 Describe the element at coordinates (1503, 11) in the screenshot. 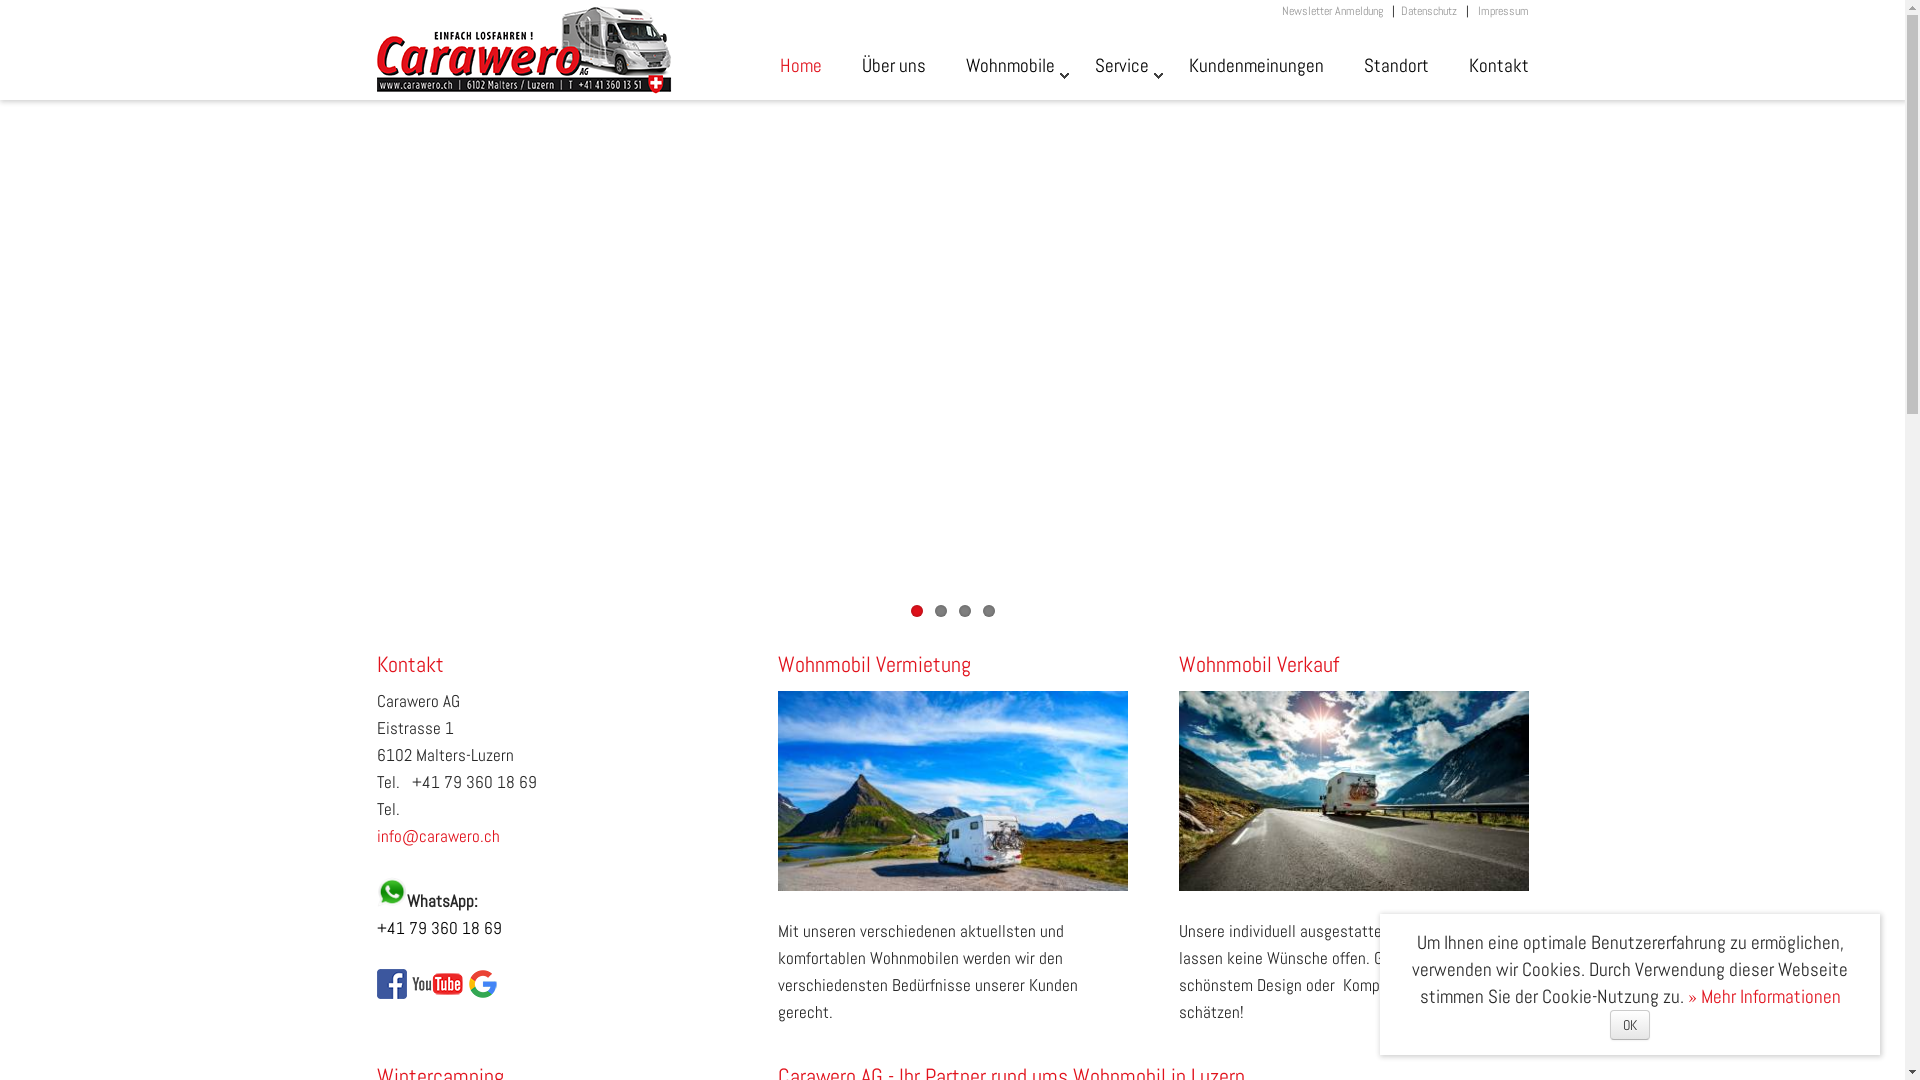

I see `'Impressum'` at that location.